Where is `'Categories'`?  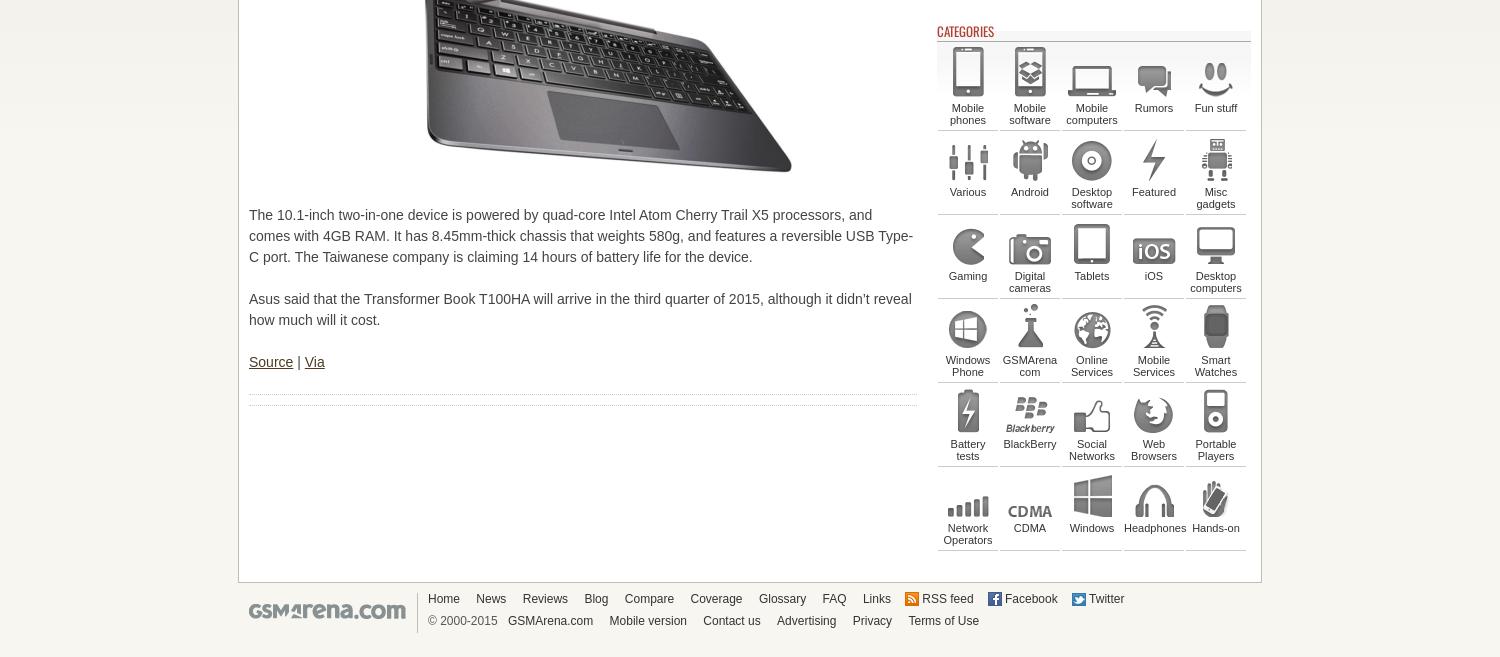 'Categories' is located at coordinates (964, 31).